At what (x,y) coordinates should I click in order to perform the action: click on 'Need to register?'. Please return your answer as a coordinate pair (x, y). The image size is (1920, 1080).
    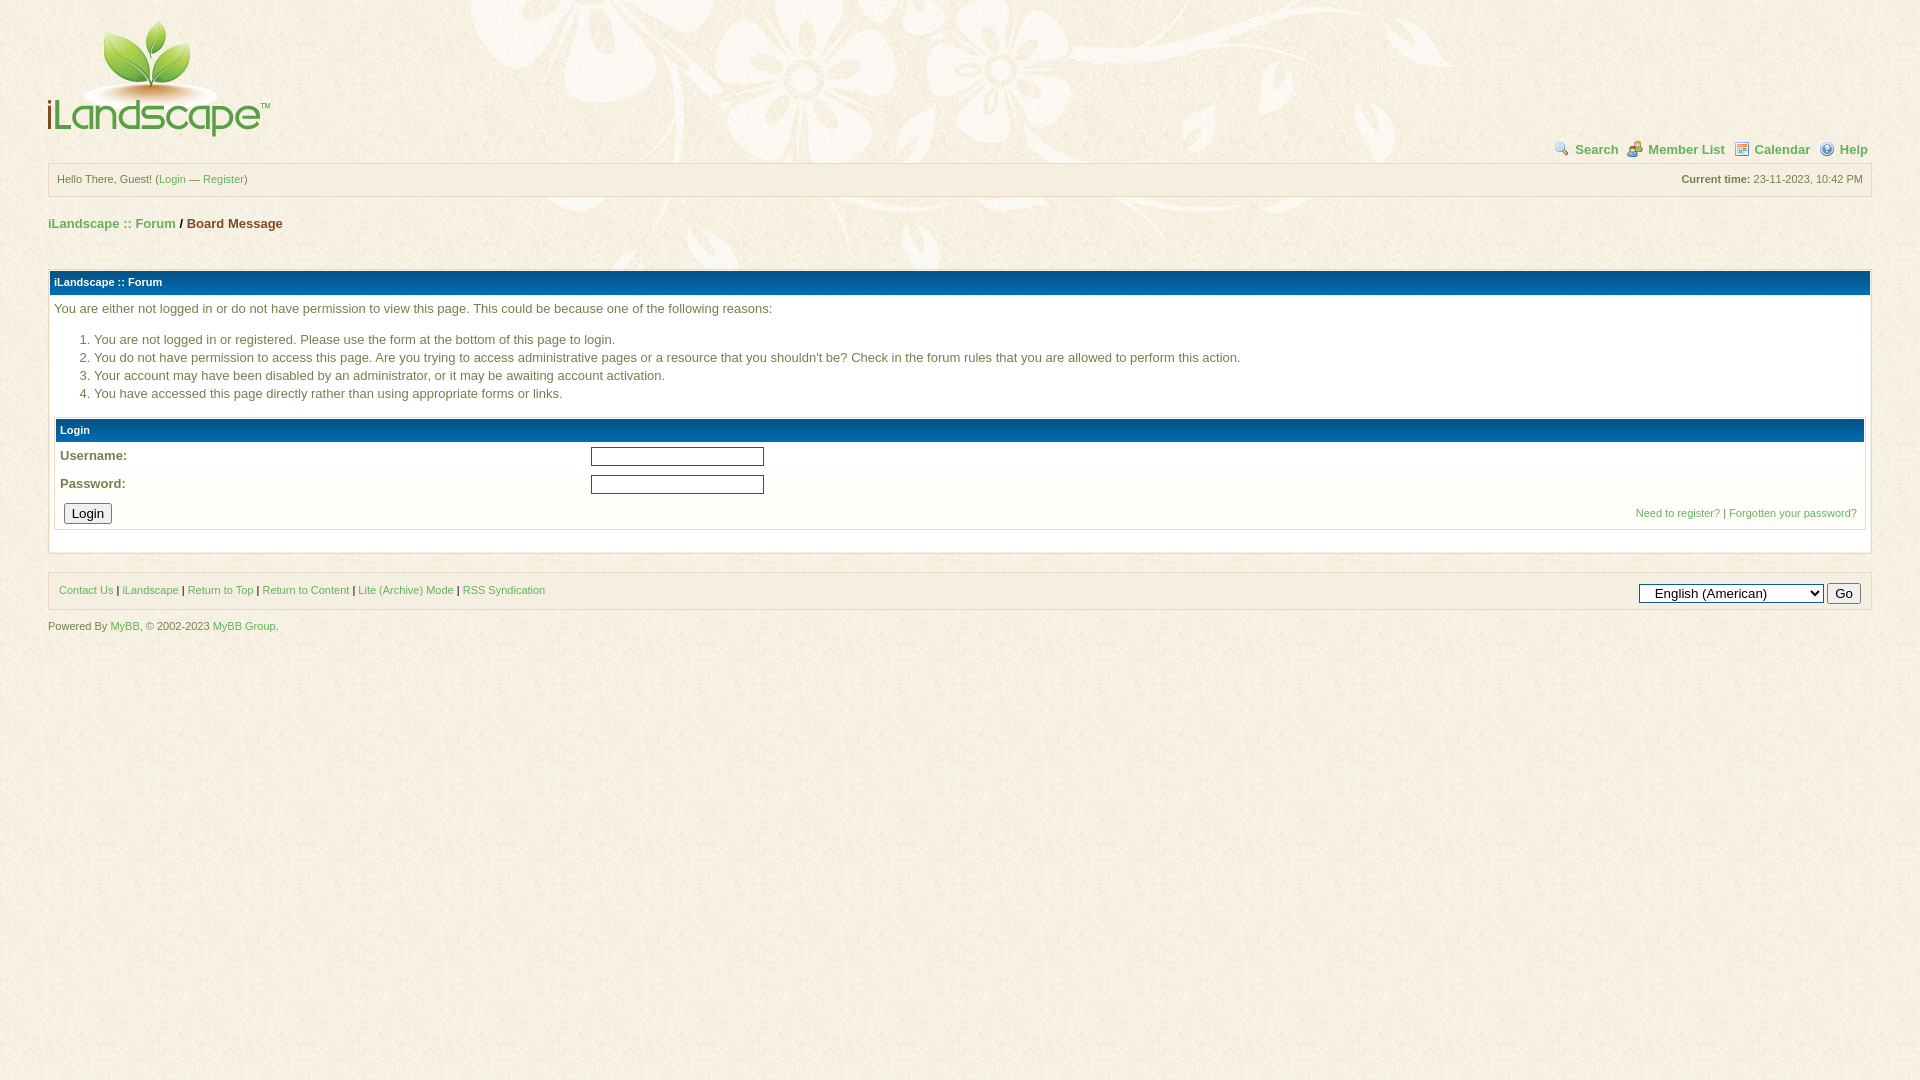
    Looking at the image, I should click on (1678, 512).